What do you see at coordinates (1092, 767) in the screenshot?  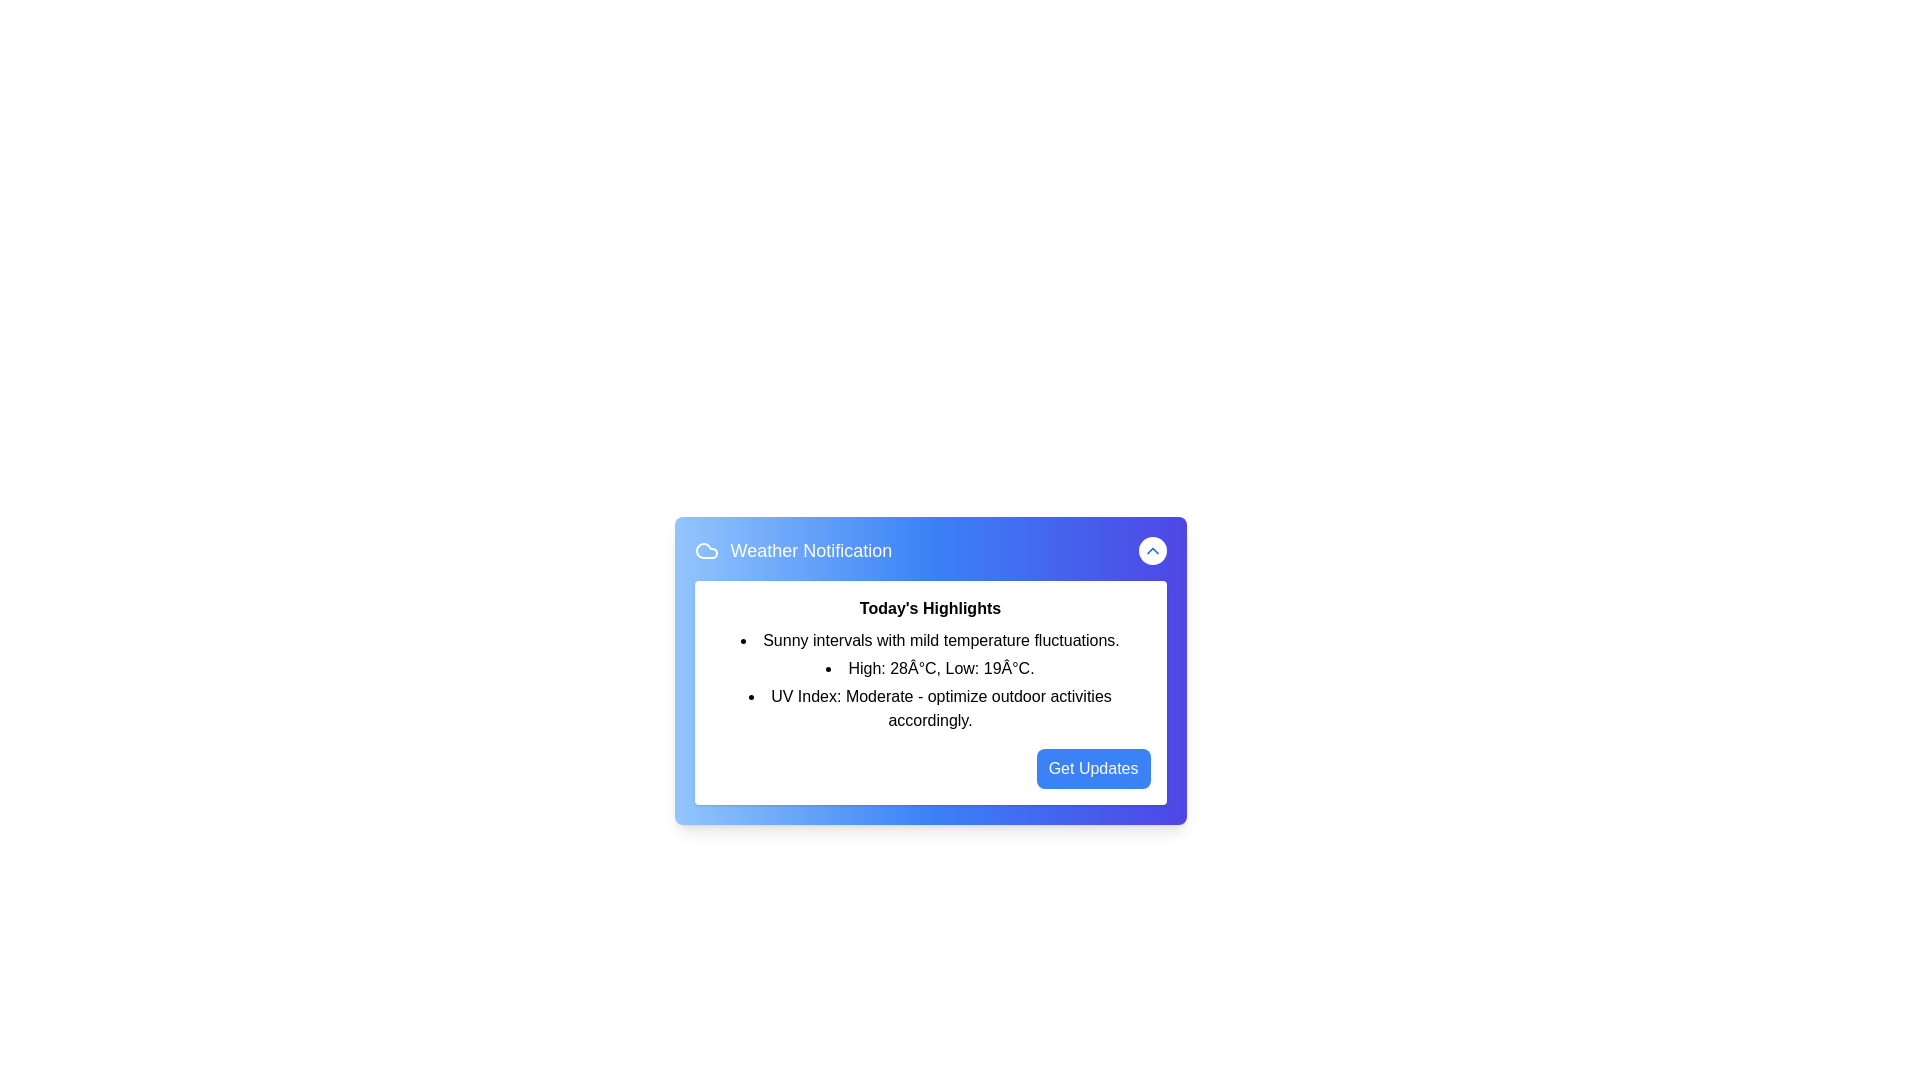 I see `the 'Get Updates' button to subscribe to weather updates` at bounding box center [1092, 767].